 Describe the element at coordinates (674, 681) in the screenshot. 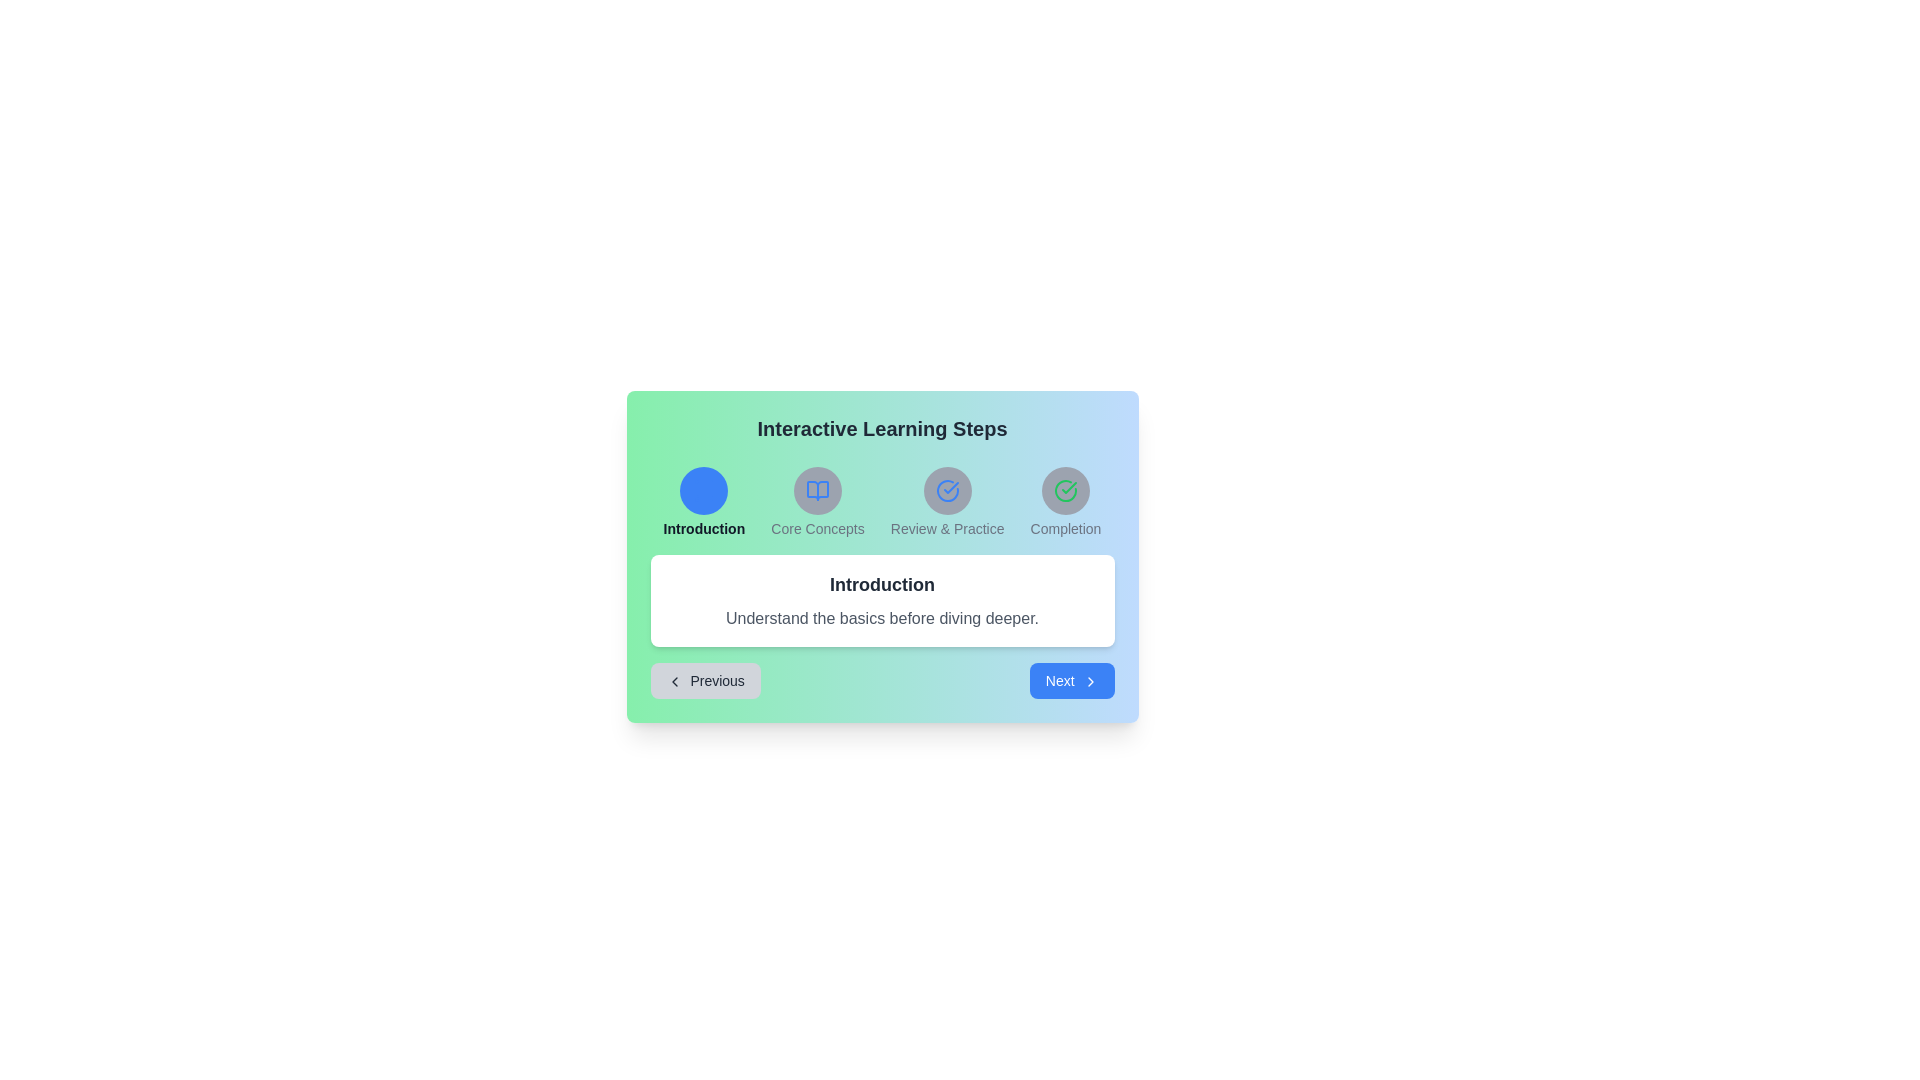

I see `the left-pointing navigational icon located within the 'Previous' button at the bottom-left corner of the card interface` at that location.